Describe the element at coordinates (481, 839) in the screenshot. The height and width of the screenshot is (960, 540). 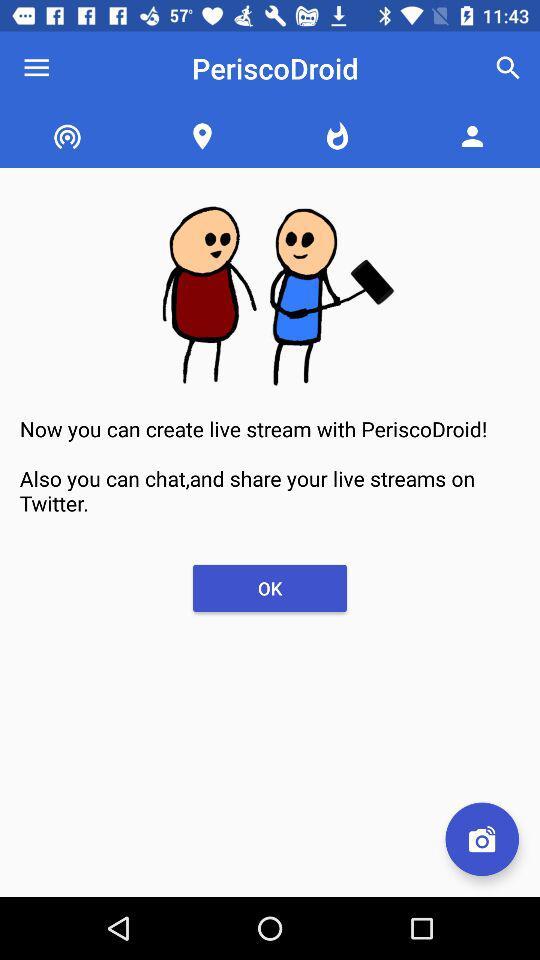
I see `take photo` at that location.